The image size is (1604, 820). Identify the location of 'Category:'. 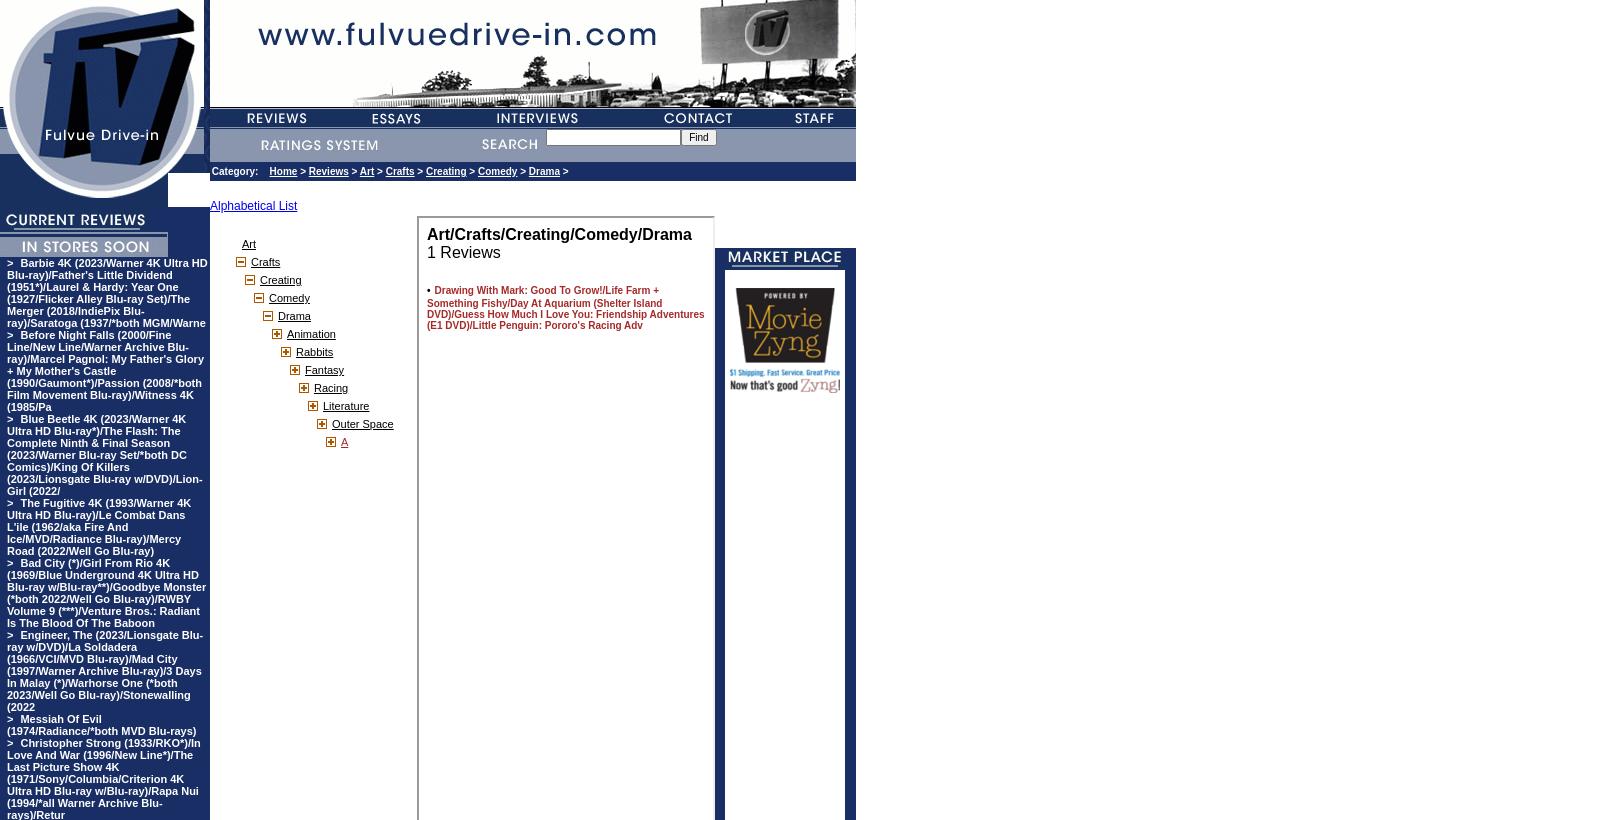
(238, 171).